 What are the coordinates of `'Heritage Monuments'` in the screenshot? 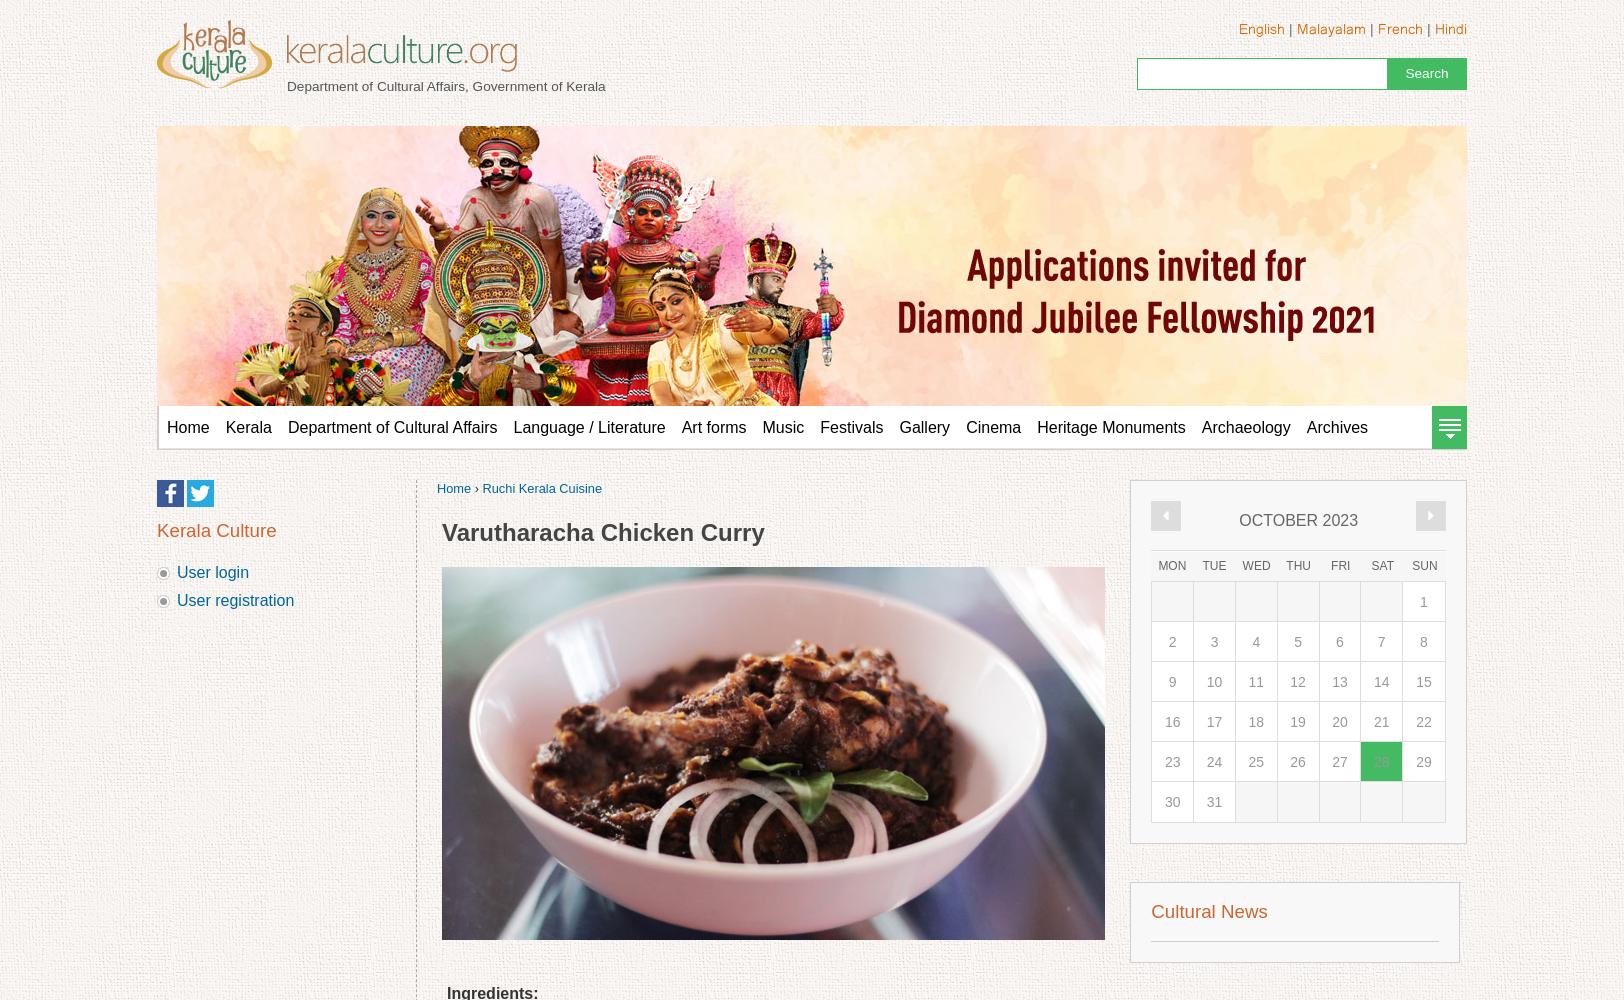 It's located at (1036, 427).